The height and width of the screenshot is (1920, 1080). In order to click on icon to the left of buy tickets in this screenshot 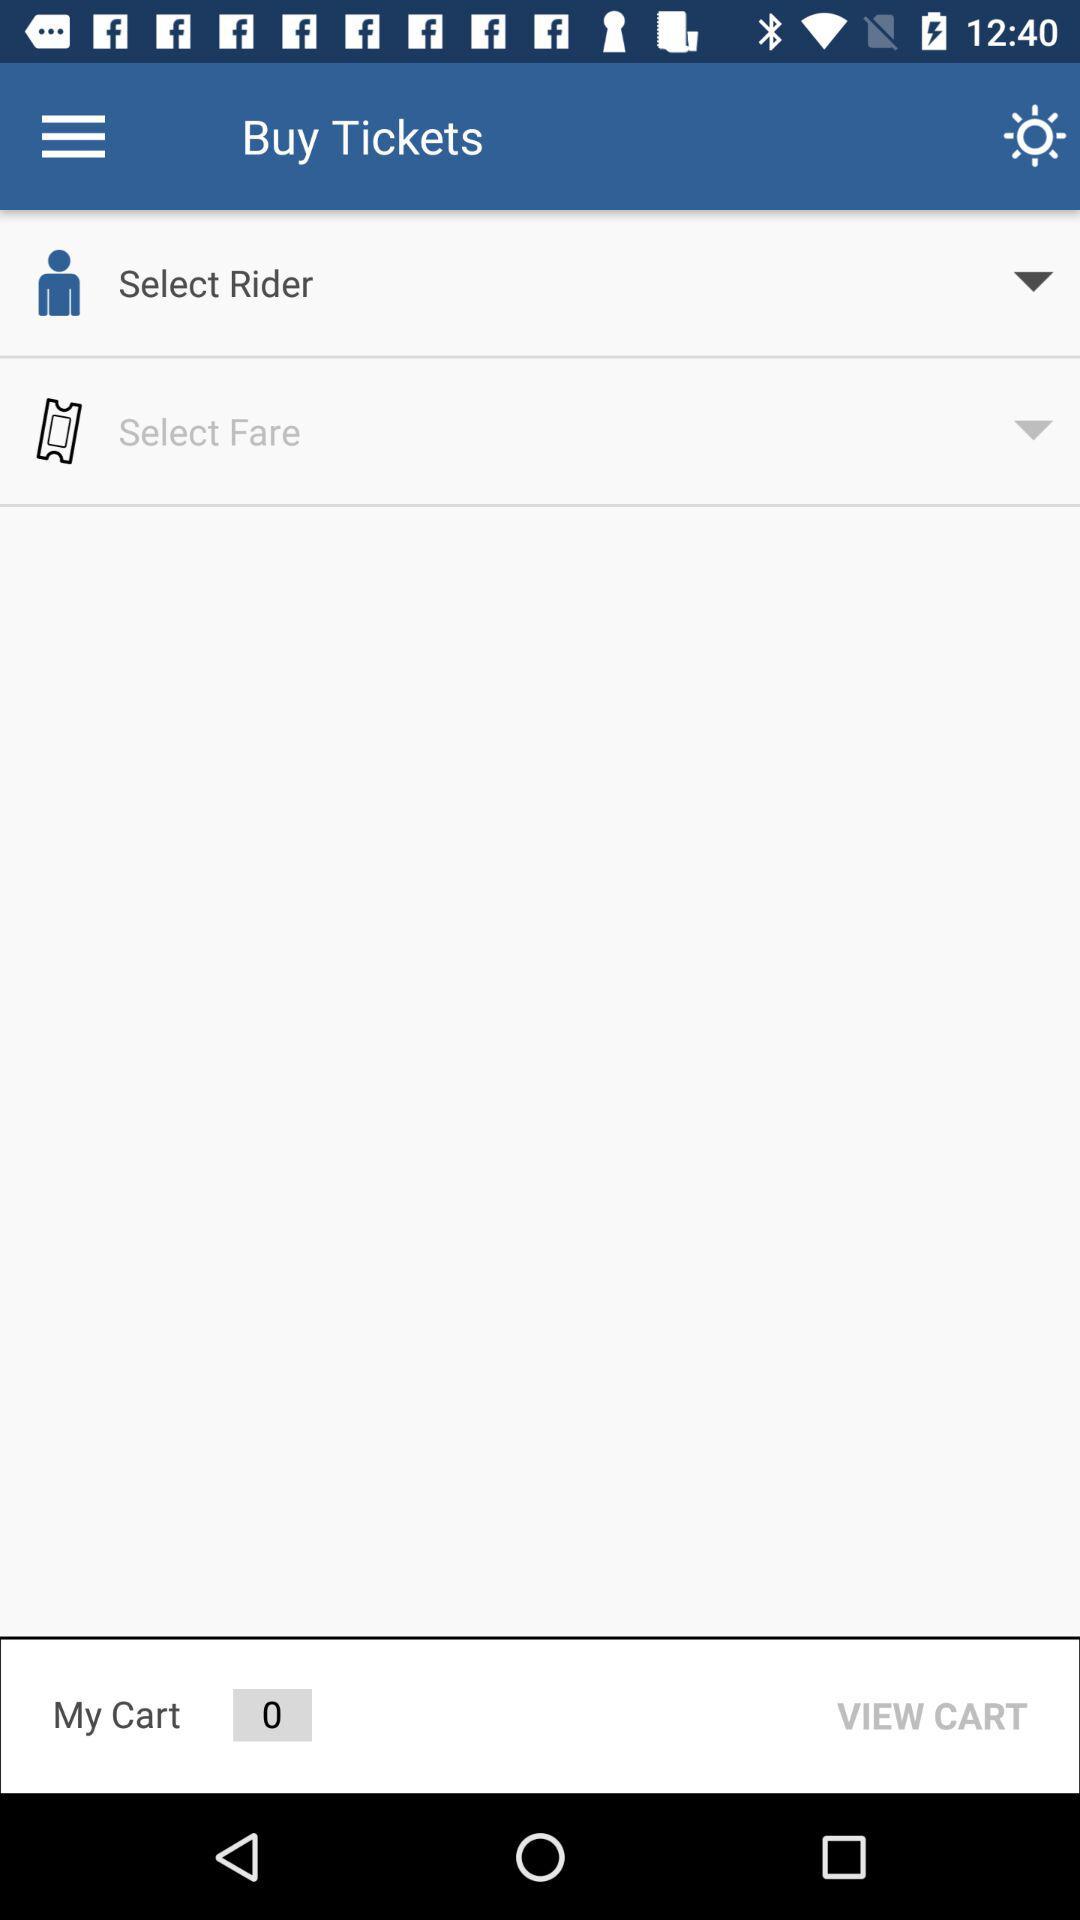, I will do `click(72, 135)`.